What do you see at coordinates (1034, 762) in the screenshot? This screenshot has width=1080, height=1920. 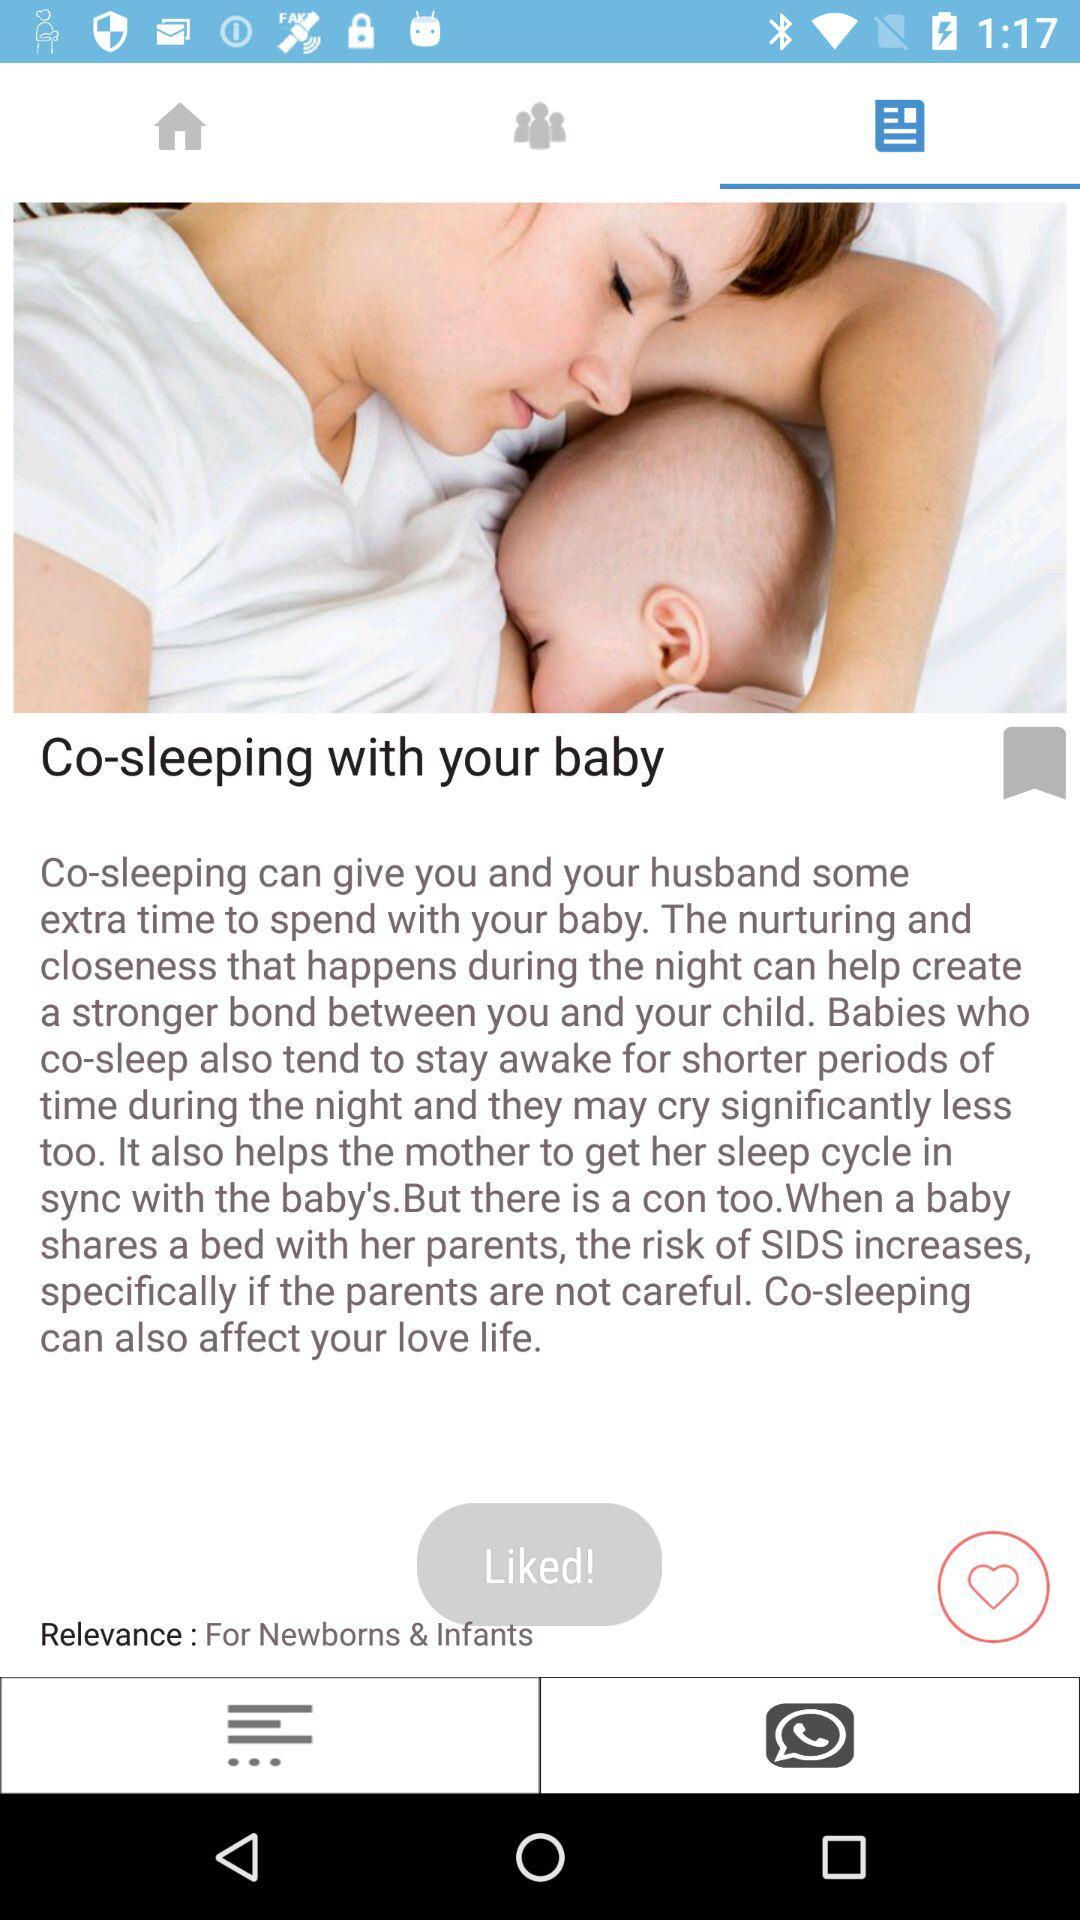 I see `the bookmark icon` at bounding box center [1034, 762].